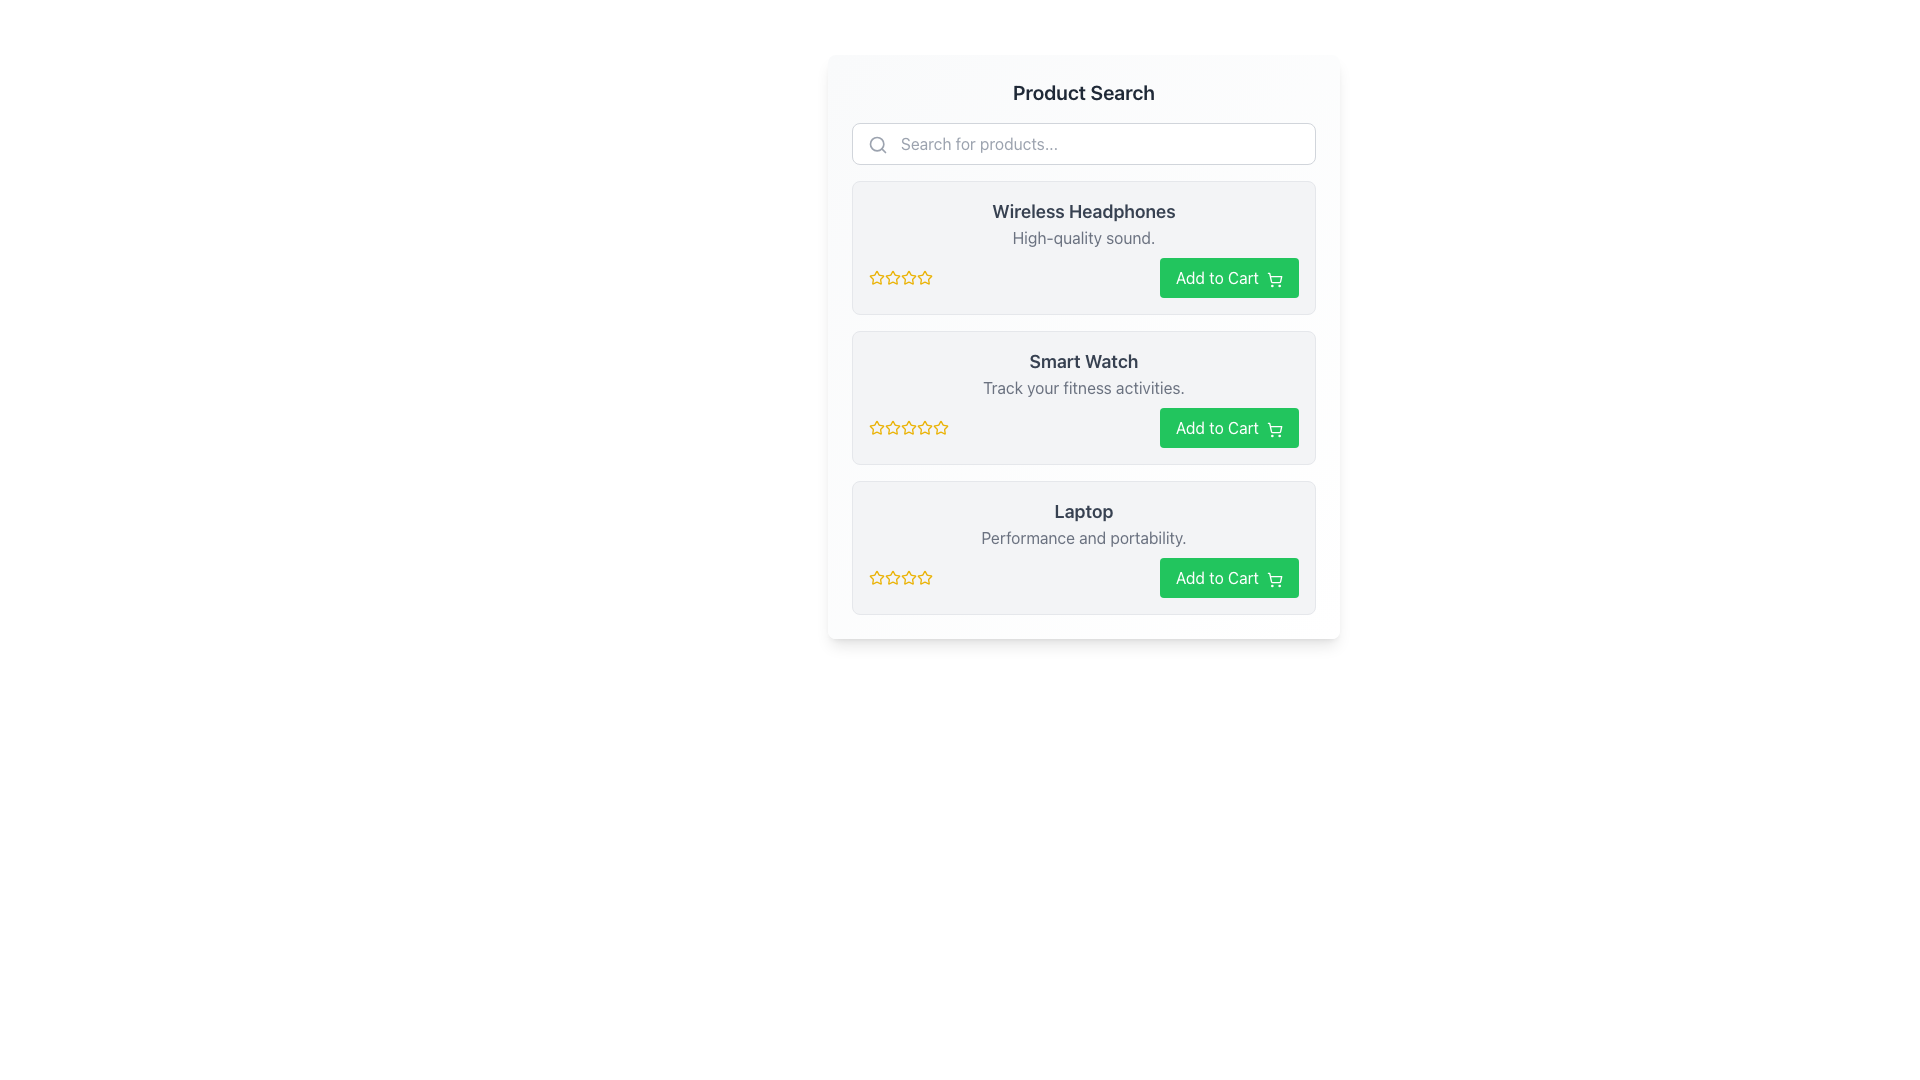  Describe the element at coordinates (907, 277) in the screenshot. I see `the third star icon in the rating system of the 'Wireless Headphones' product card for accessibility purposes` at that location.